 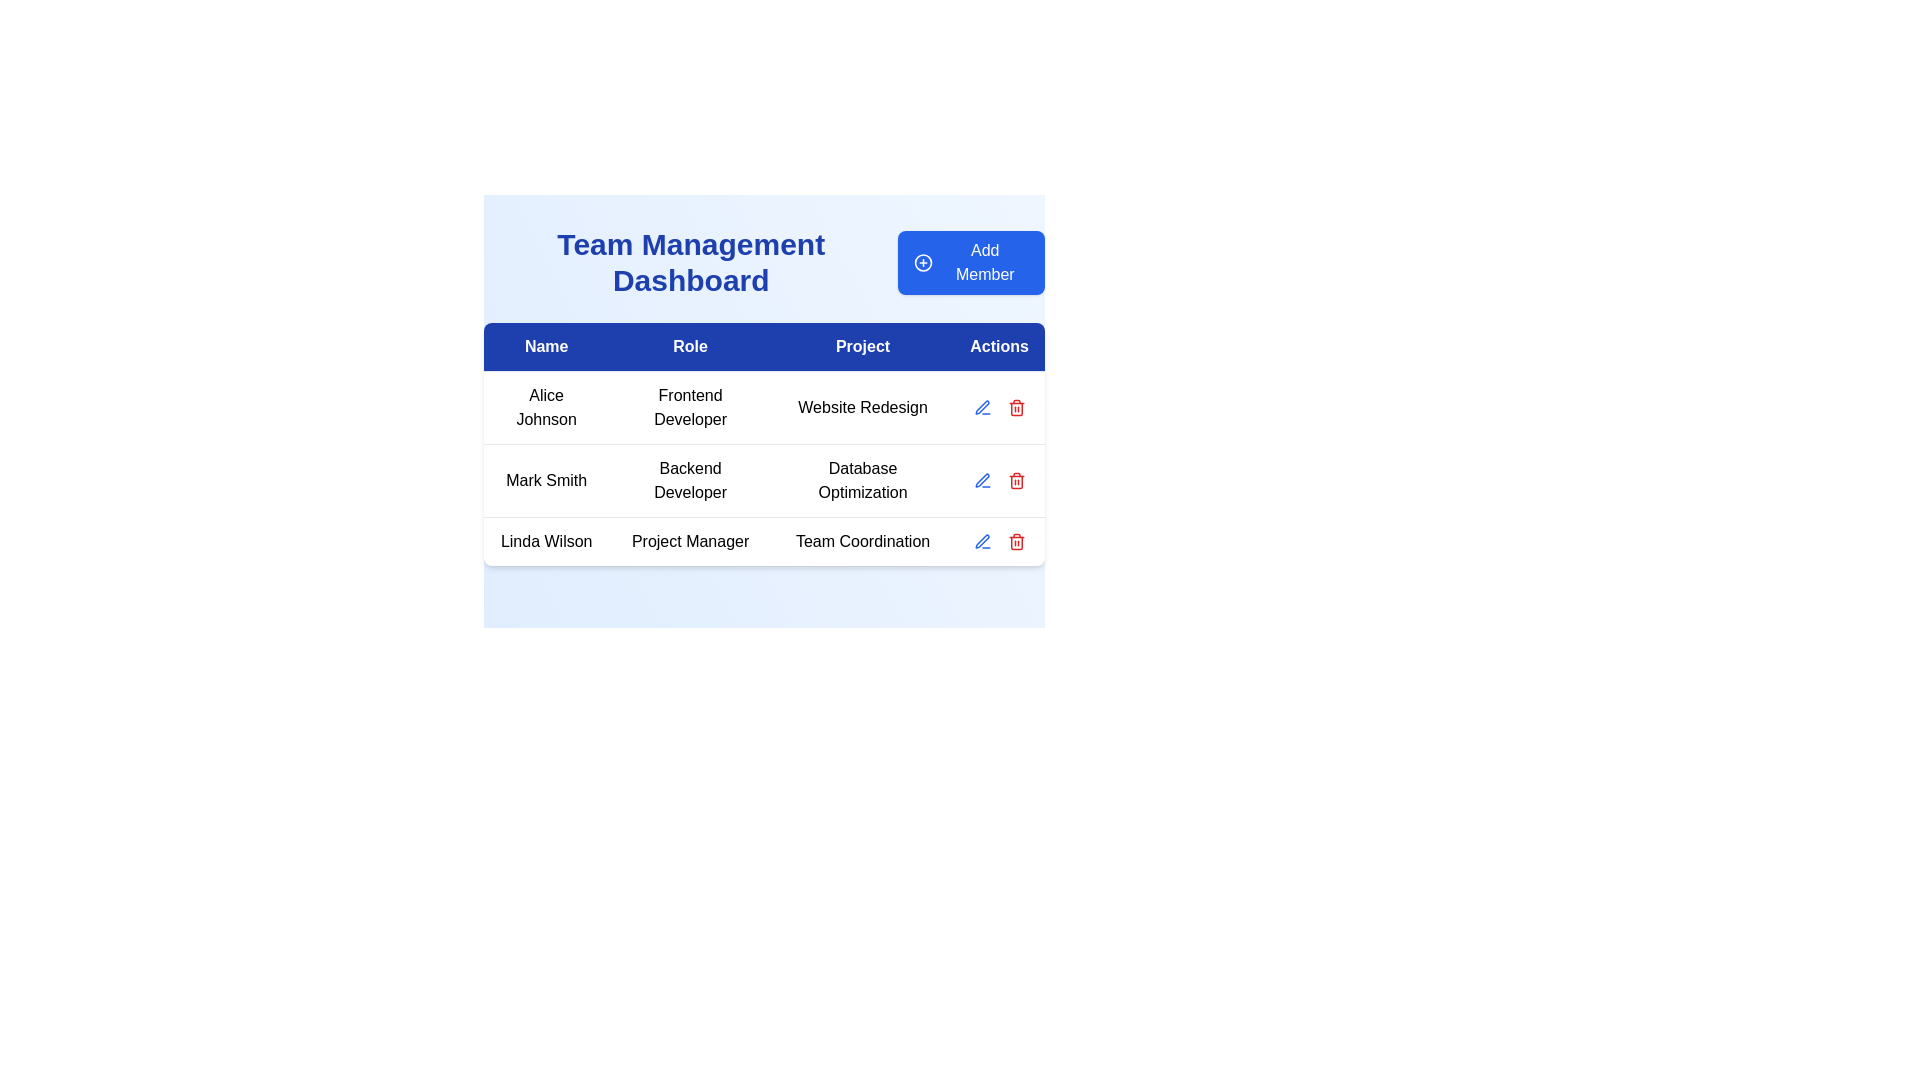 I want to click on user's name displayed in the first cell of the 'Name' column in the data table under the 'Team Management Dashboard', so click(x=546, y=407).